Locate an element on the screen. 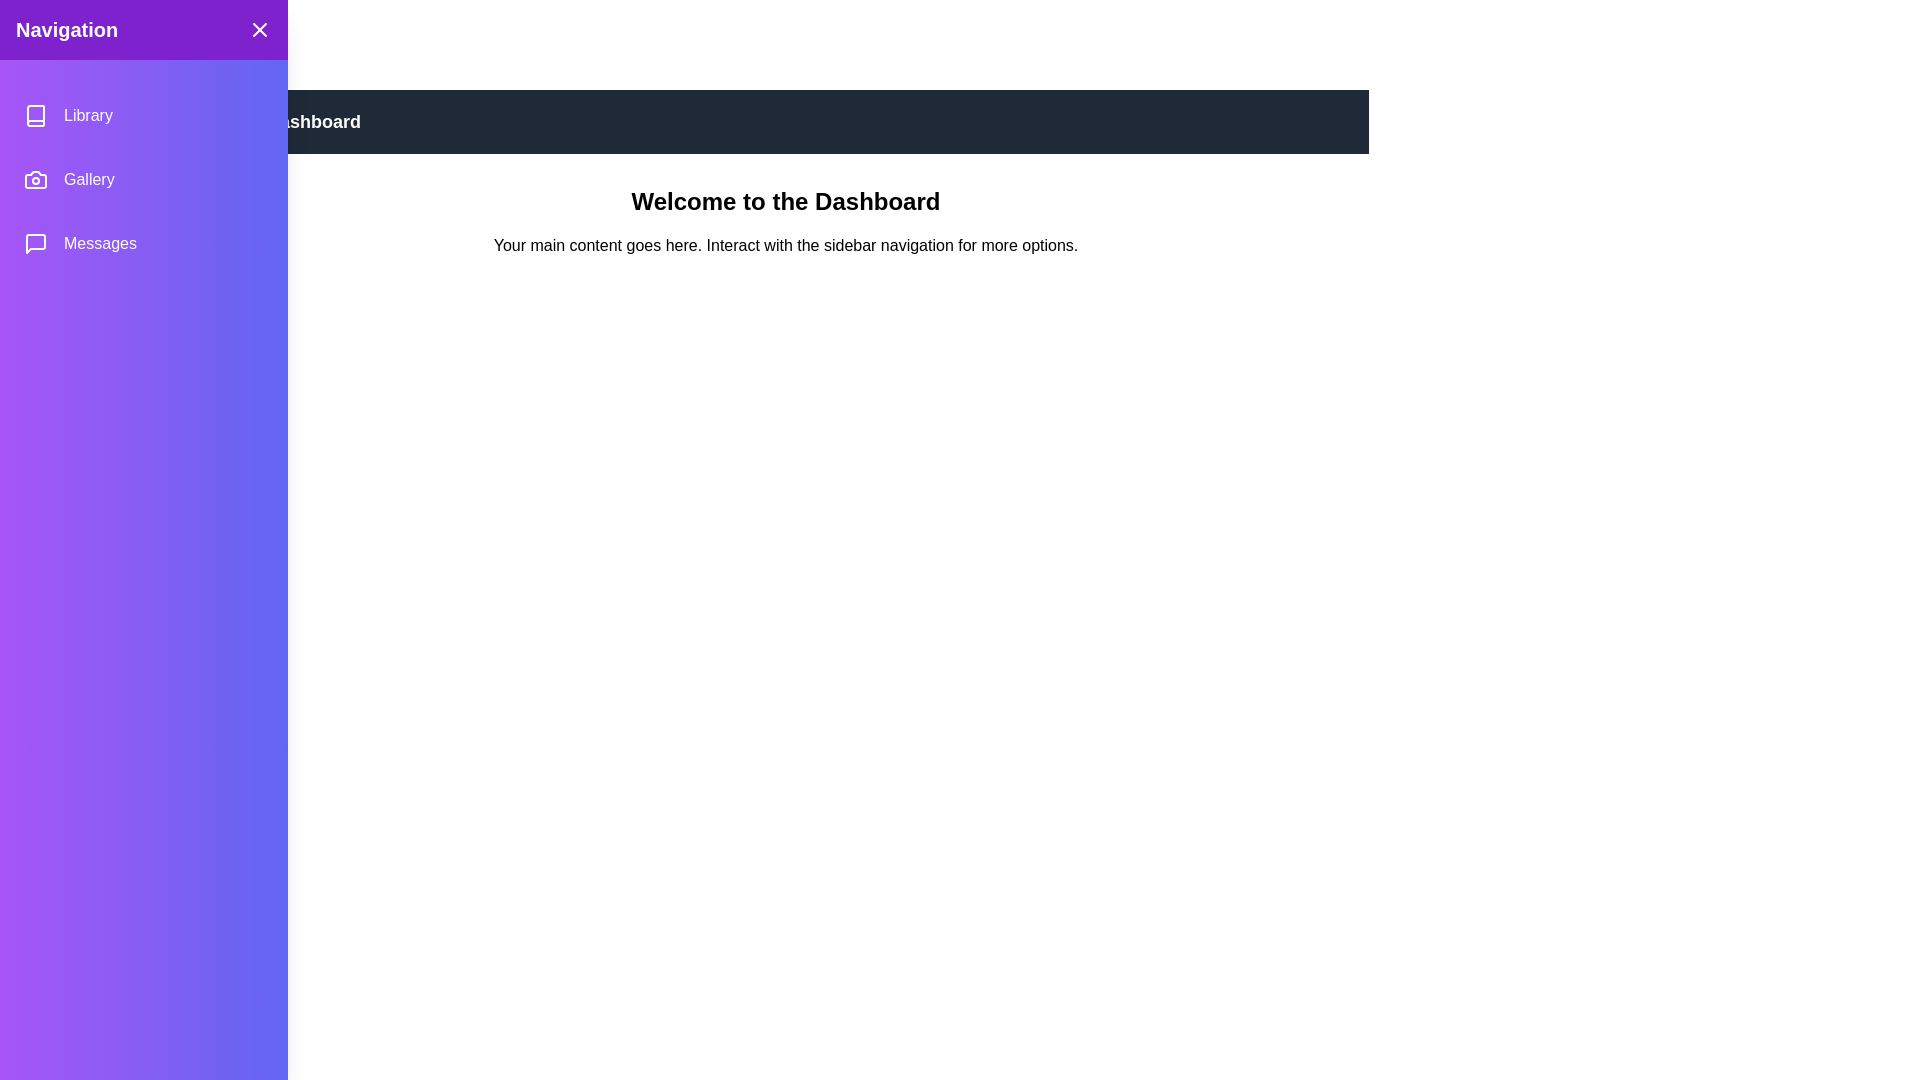 This screenshot has width=1920, height=1080. the message icon, which is a speech bubble-like SVG icon located to the left of the 'Messages' label in the navigation sidebar is located at coordinates (35, 242).